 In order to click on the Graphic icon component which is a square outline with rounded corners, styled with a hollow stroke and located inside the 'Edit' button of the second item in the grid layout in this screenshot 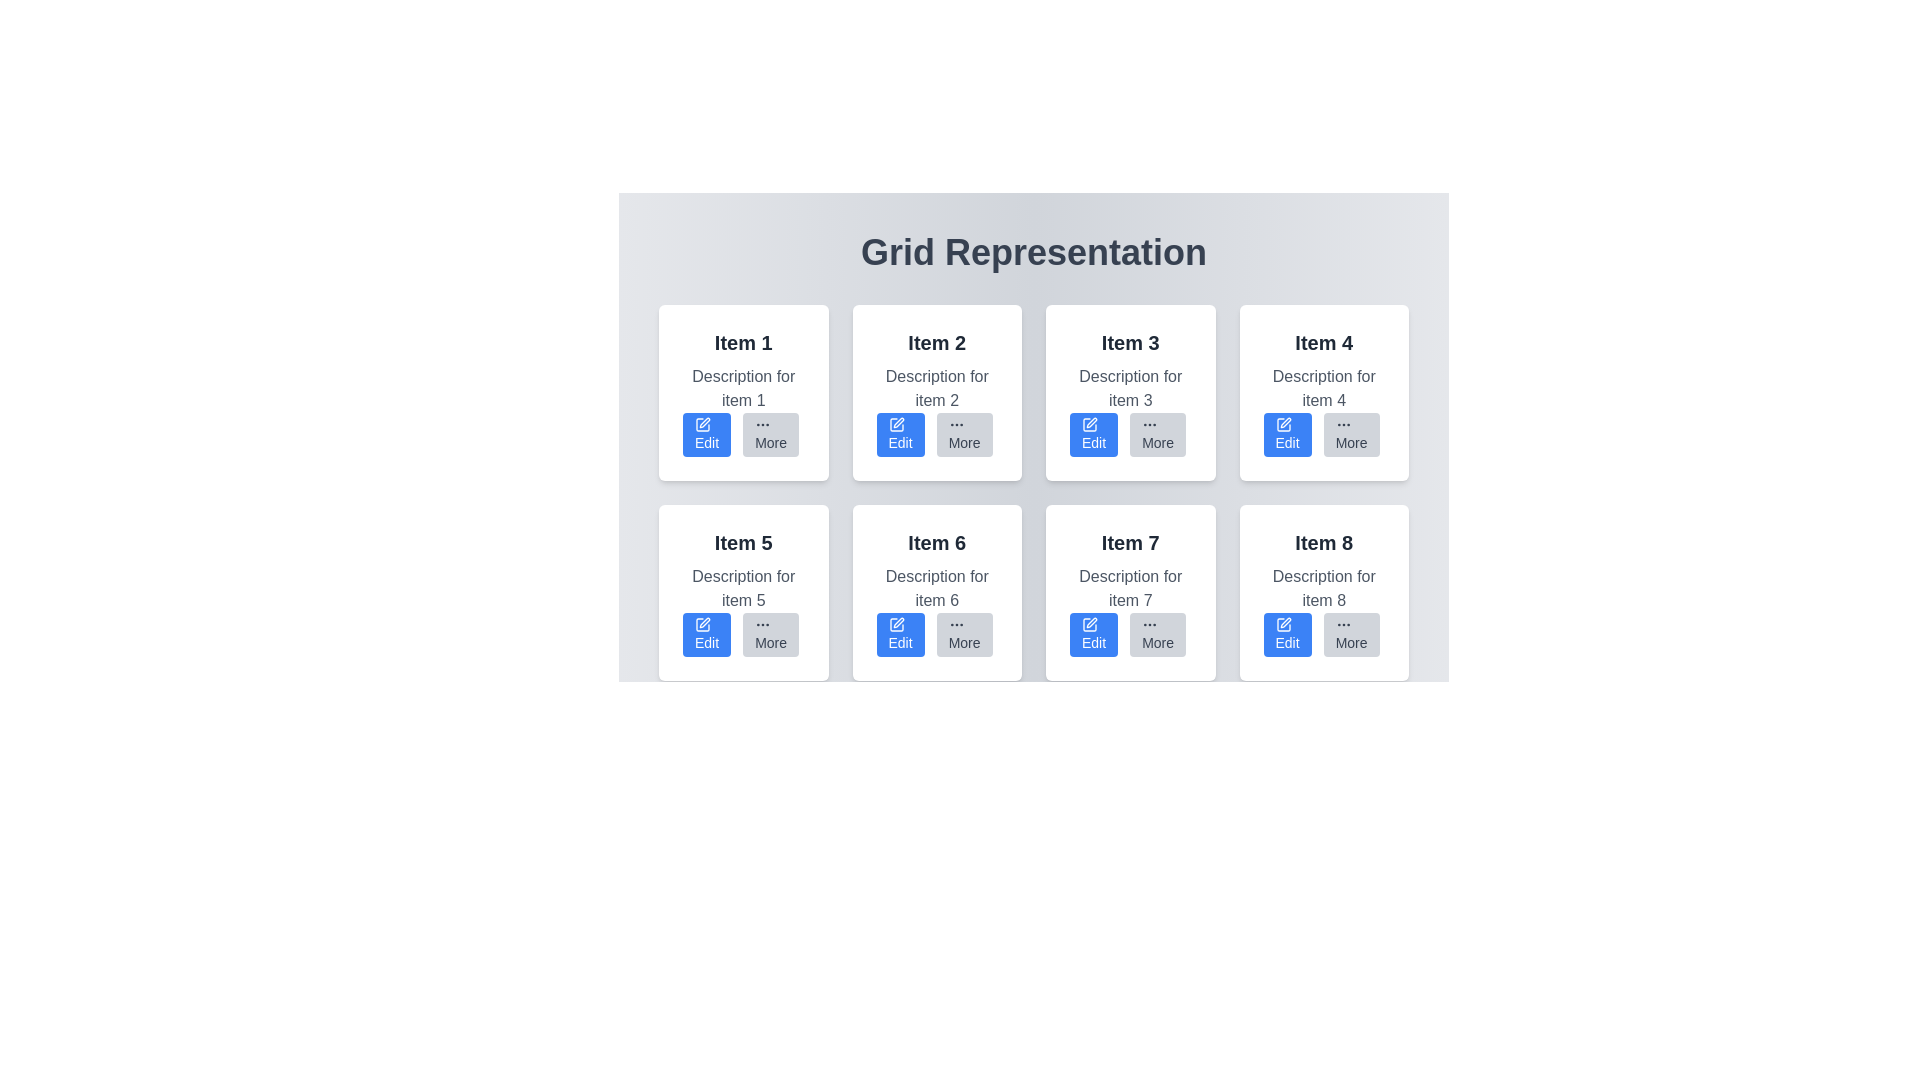, I will do `click(895, 423)`.